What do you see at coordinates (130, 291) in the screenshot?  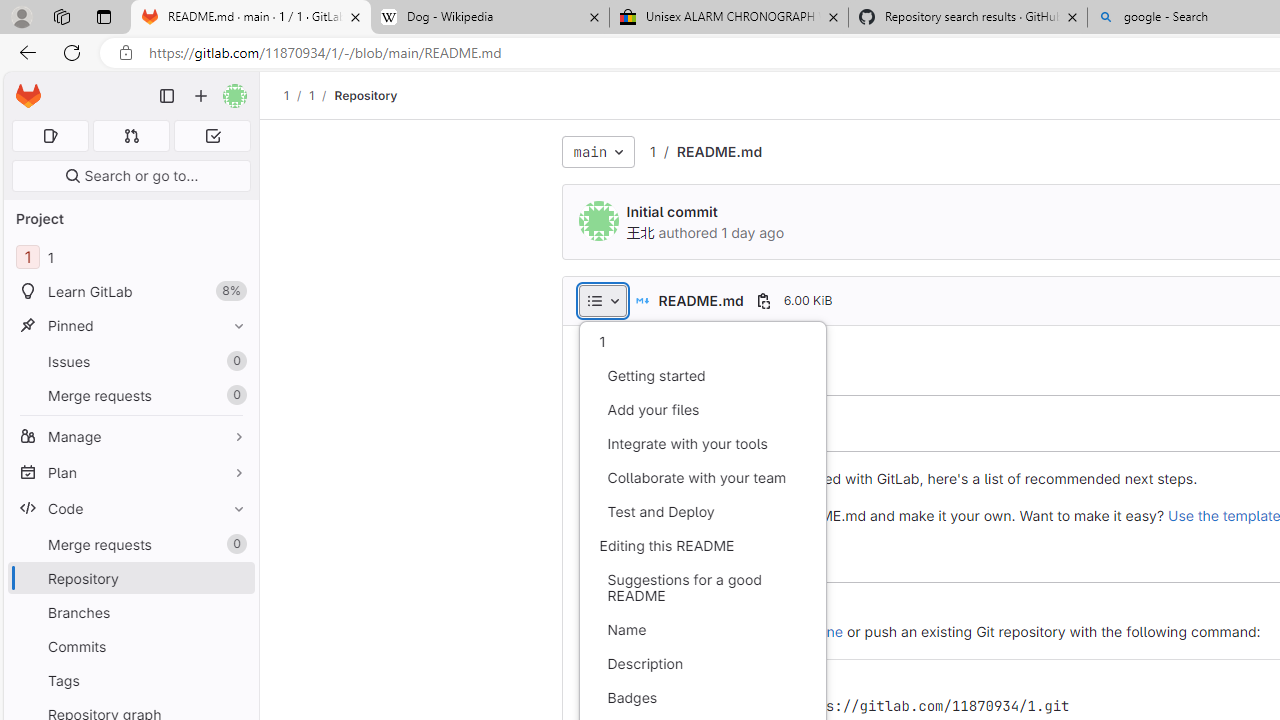 I see `'Learn GitLab 8%'` at bounding box center [130, 291].